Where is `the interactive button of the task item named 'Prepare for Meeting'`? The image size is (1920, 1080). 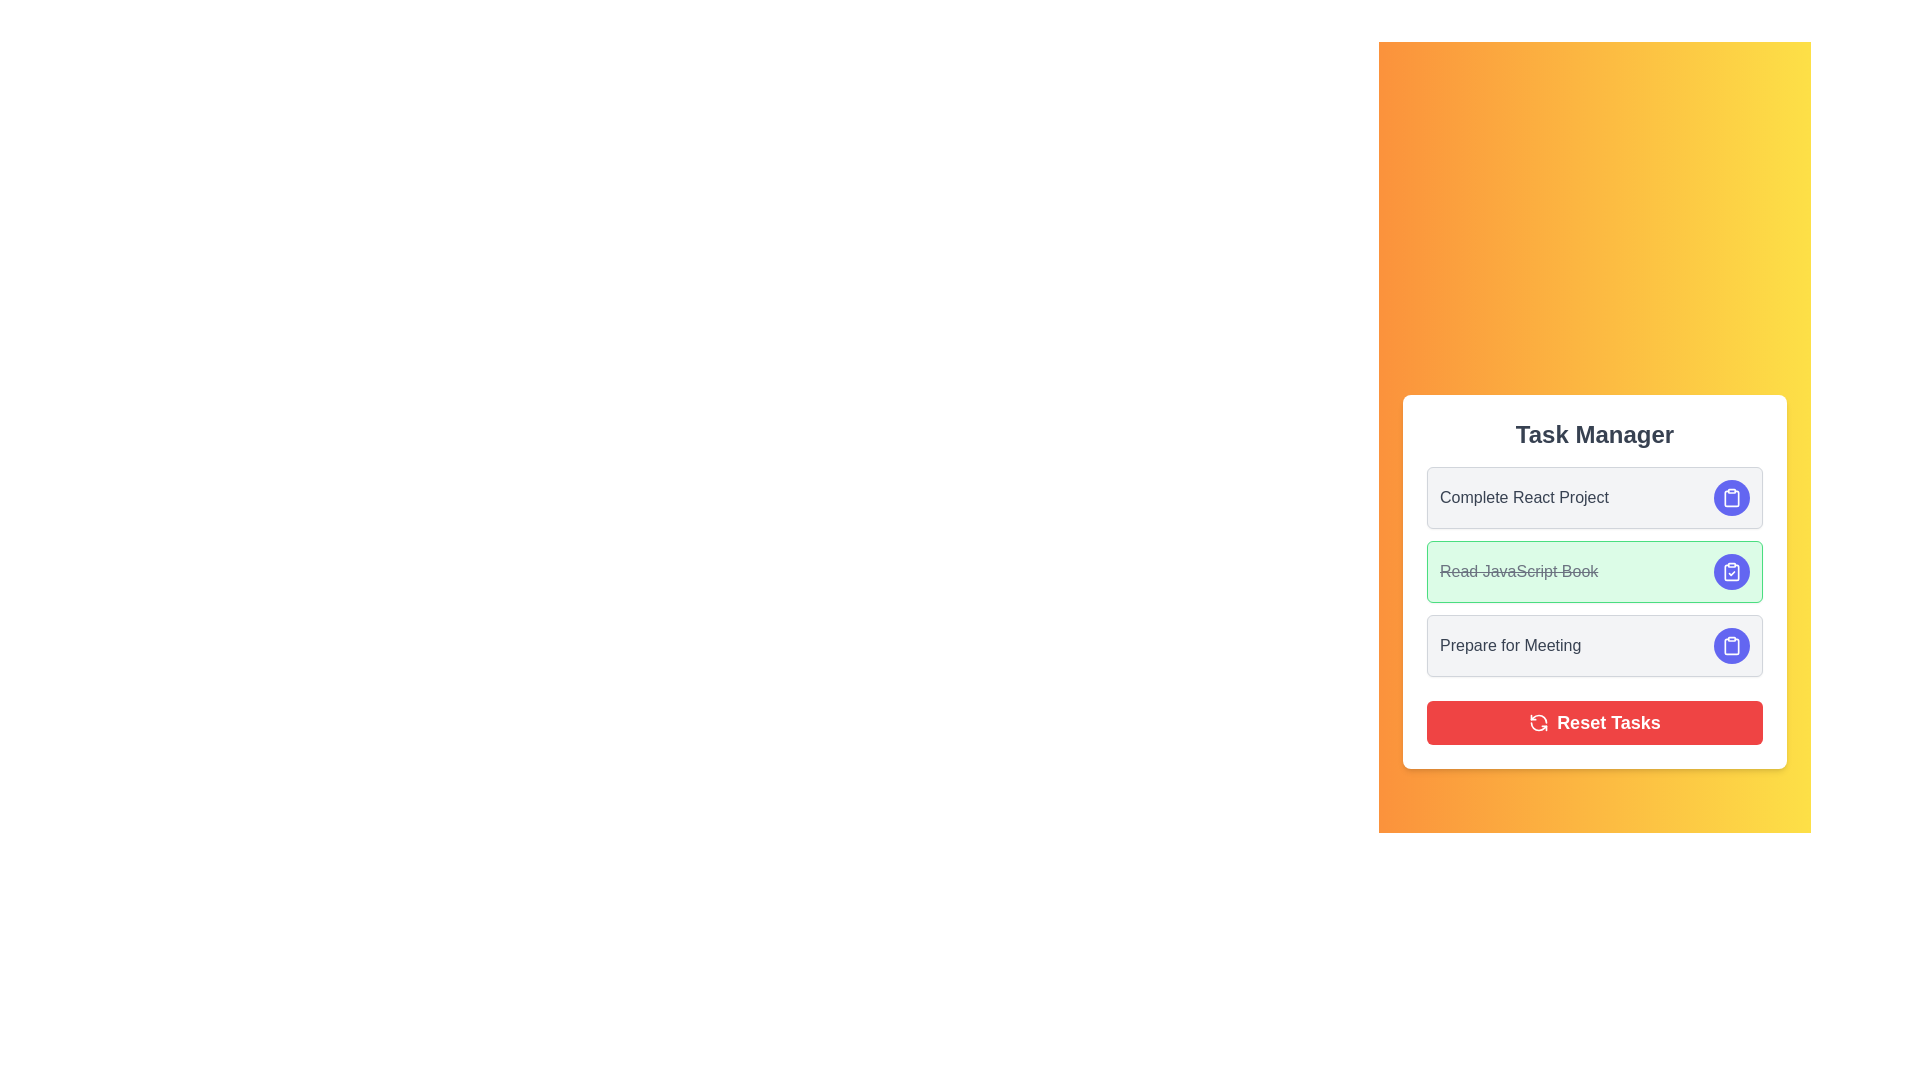 the interactive button of the task item named 'Prepare for Meeting' is located at coordinates (1593, 645).